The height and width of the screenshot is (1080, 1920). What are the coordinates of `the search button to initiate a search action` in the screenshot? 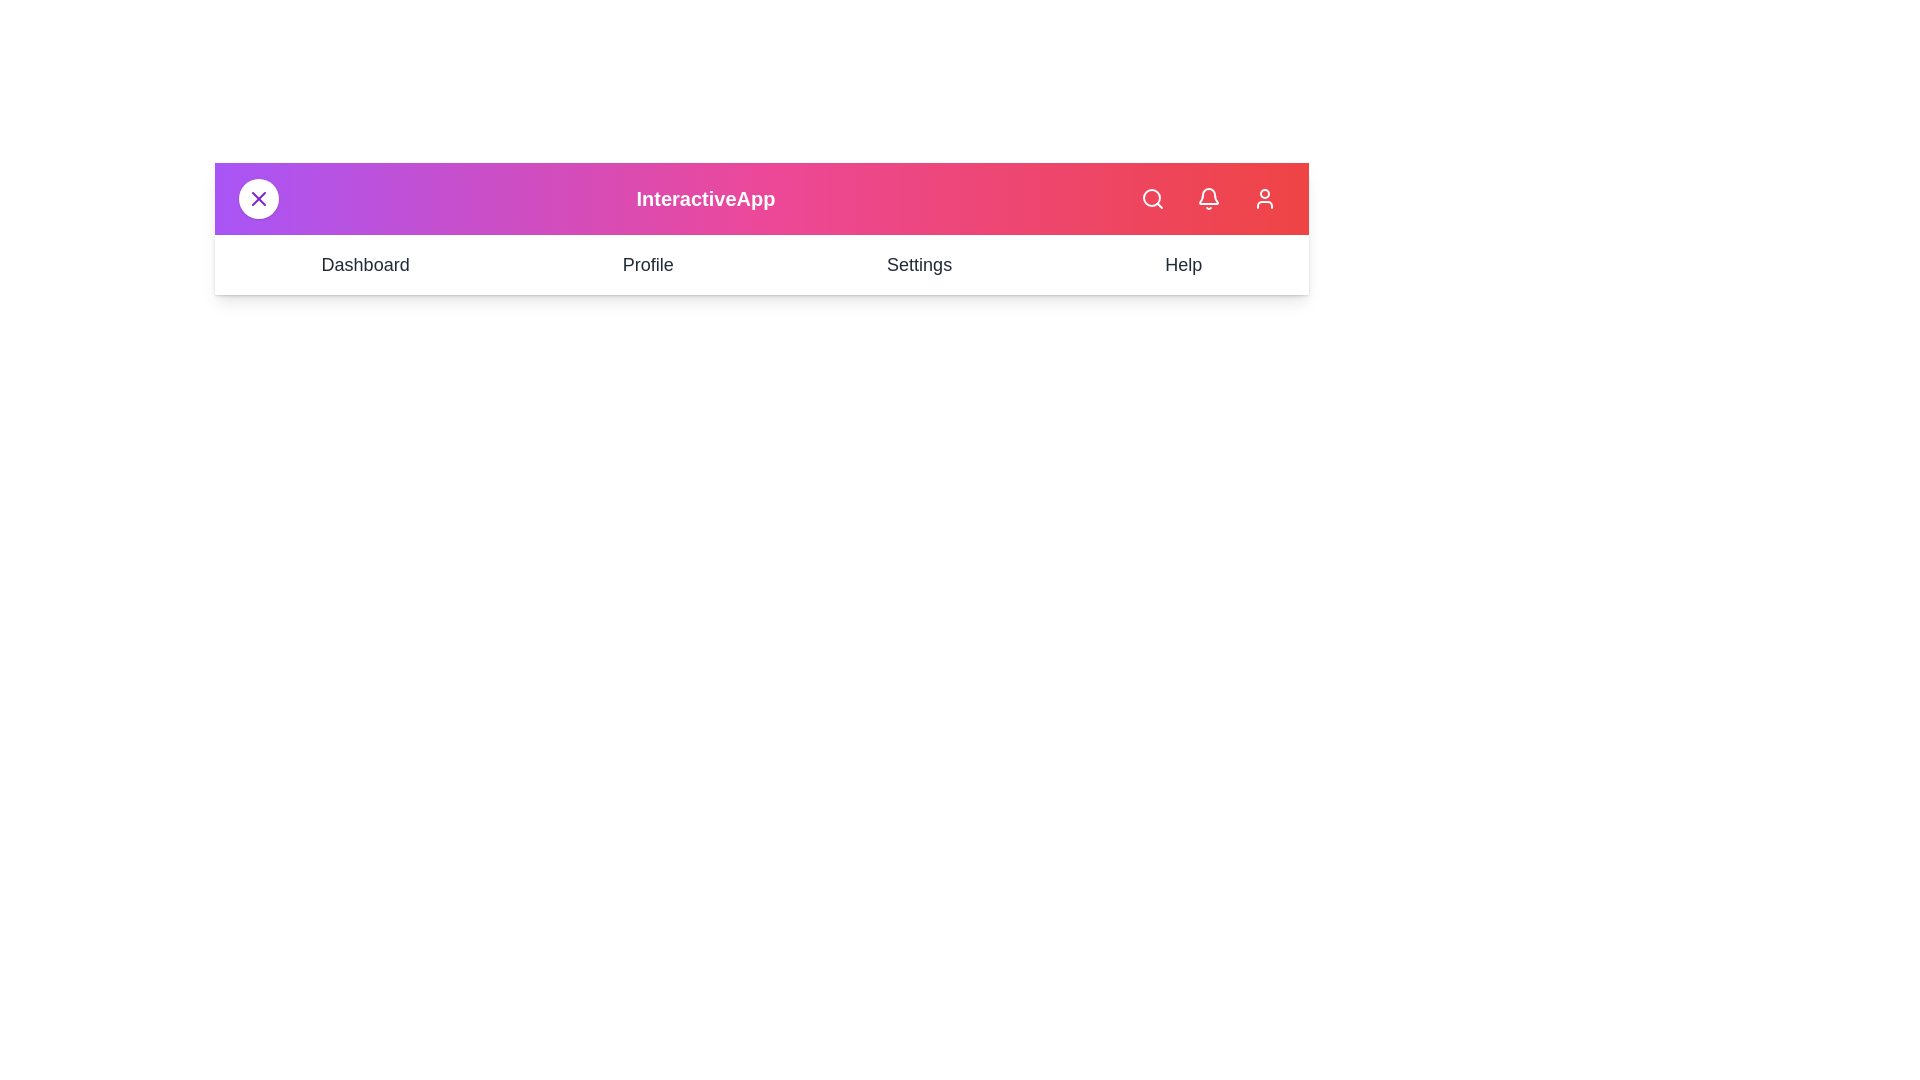 It's located at (1152, 199).